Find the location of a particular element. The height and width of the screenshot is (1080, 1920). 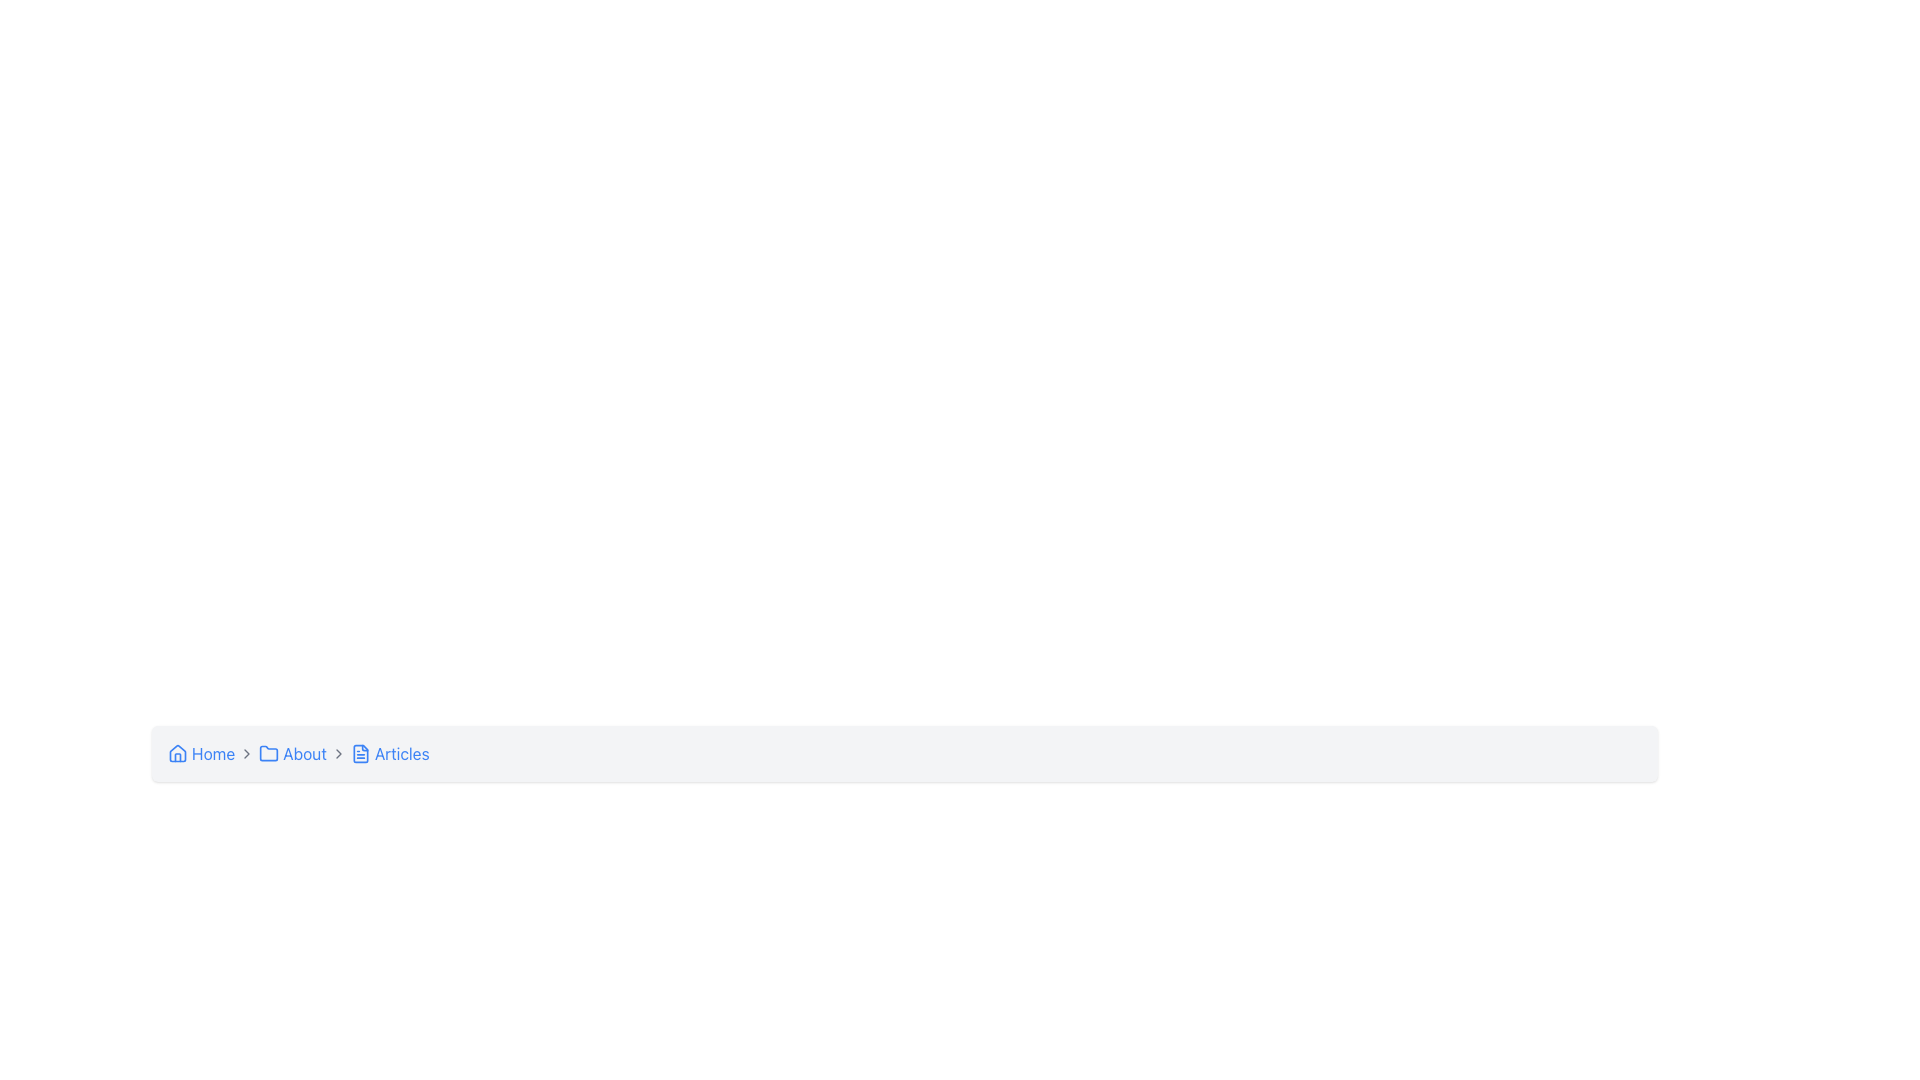

the SVG house icon located to the left of the 'Home' text link in the breadcrumb navigation bar is located at coordinates (177, 753).